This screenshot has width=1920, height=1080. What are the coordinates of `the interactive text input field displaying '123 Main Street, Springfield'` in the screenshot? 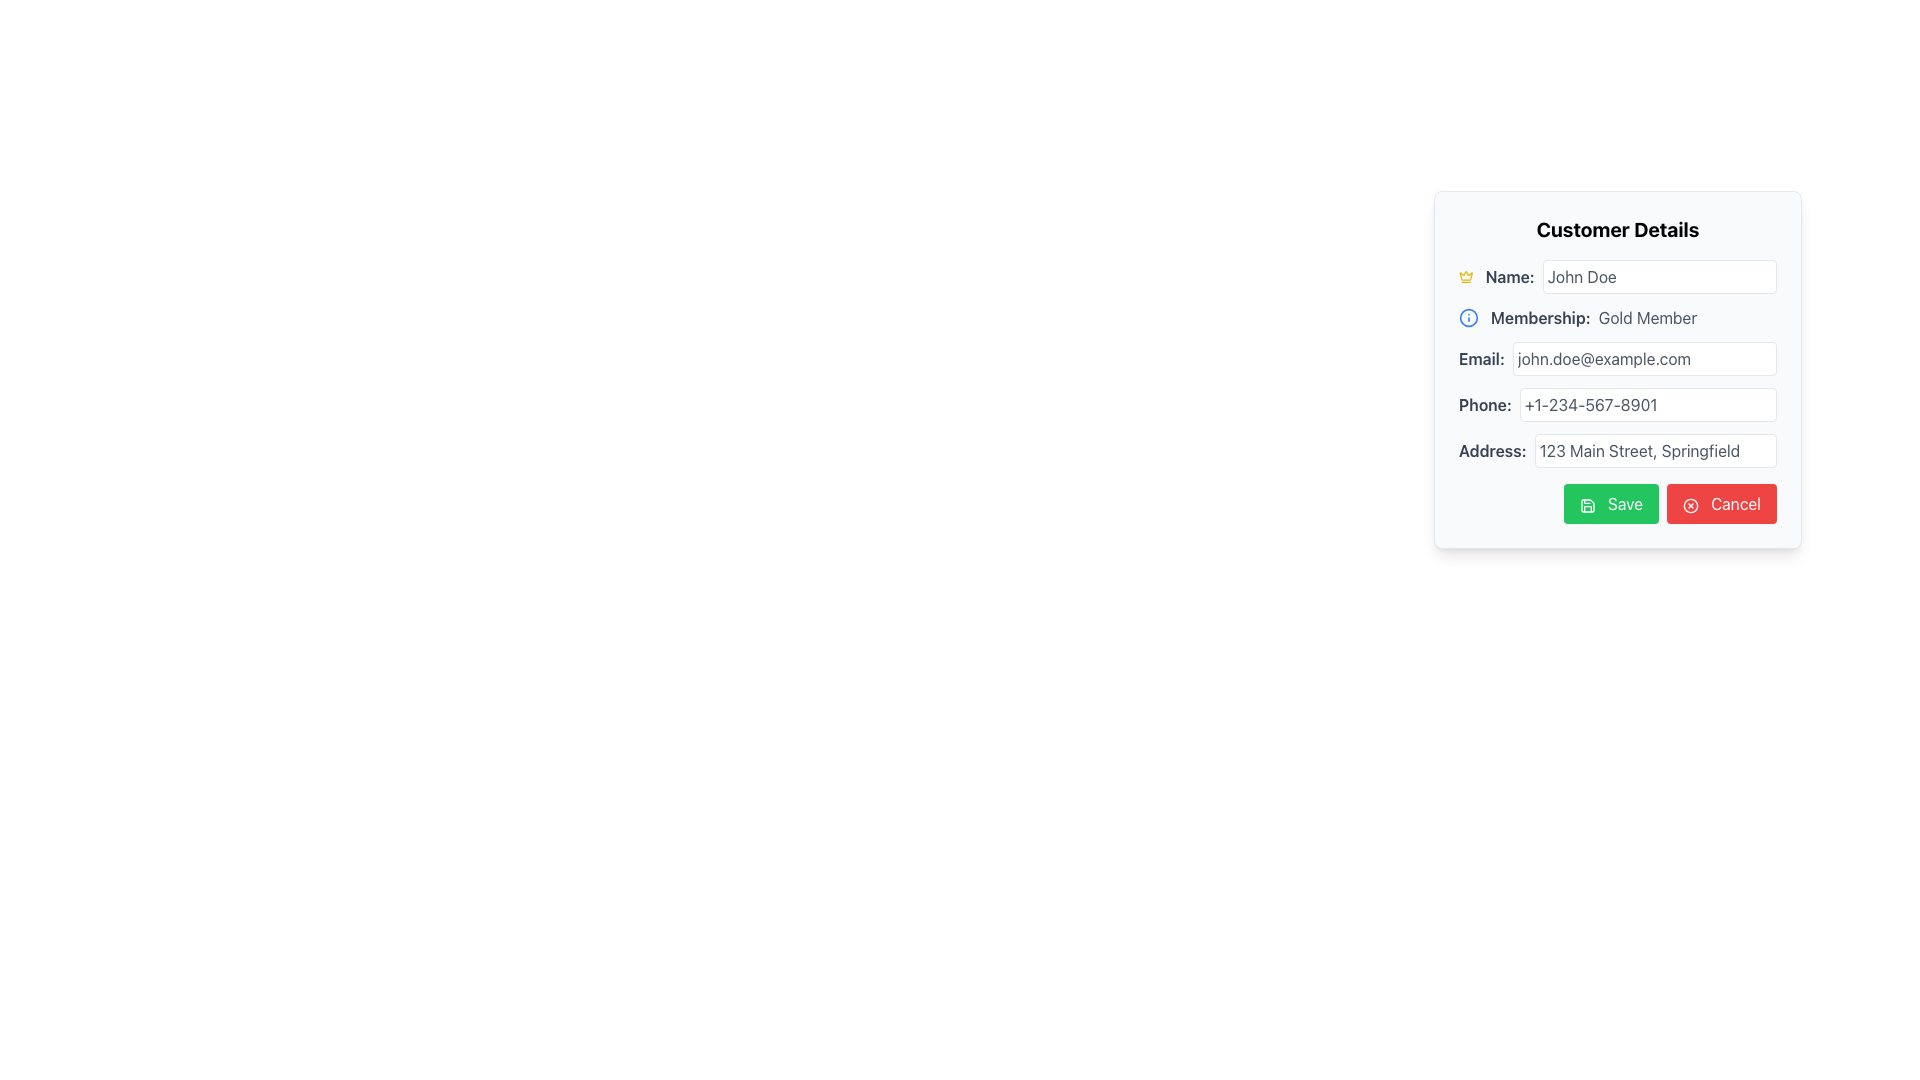 It's located at (1617, 451).